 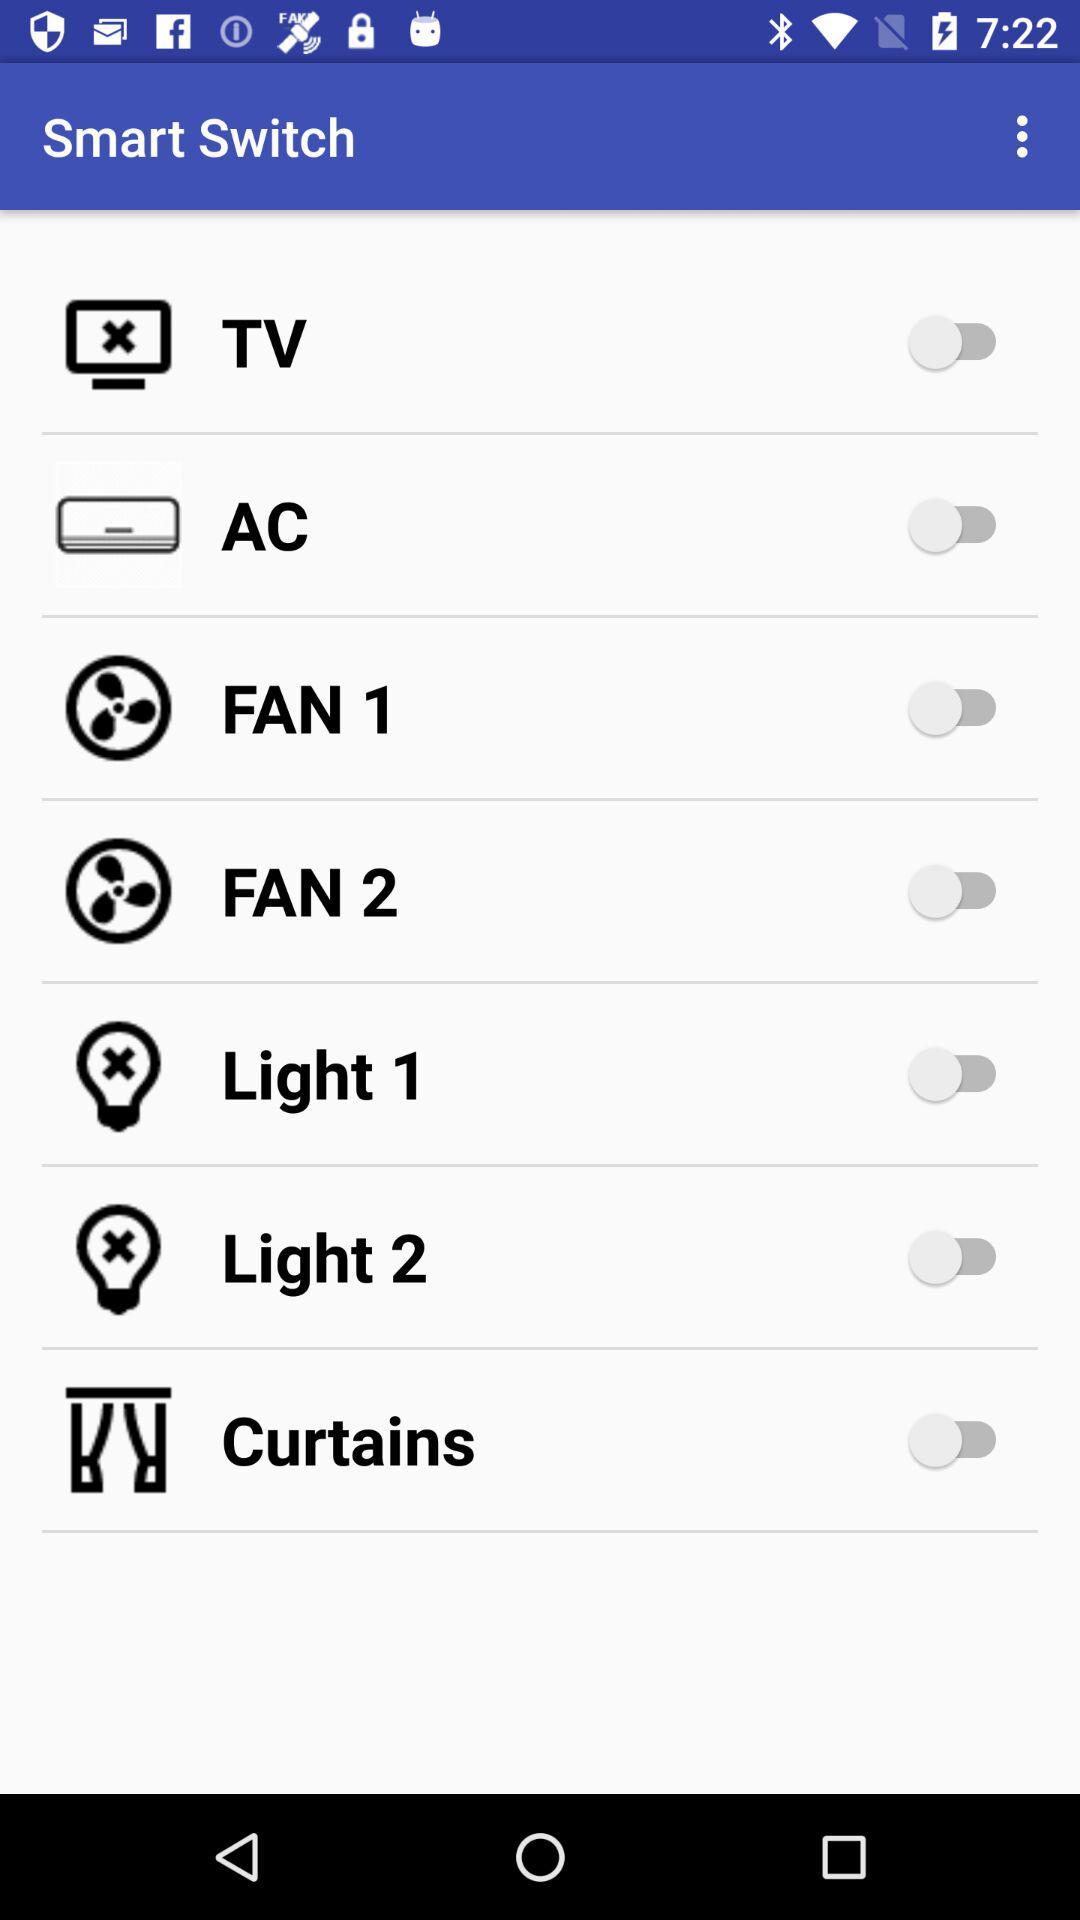 What do you see at coordinates (560, 1073) in the screenshot?
I see `the item above the light 2 item` at bounding box center [560, 1073].